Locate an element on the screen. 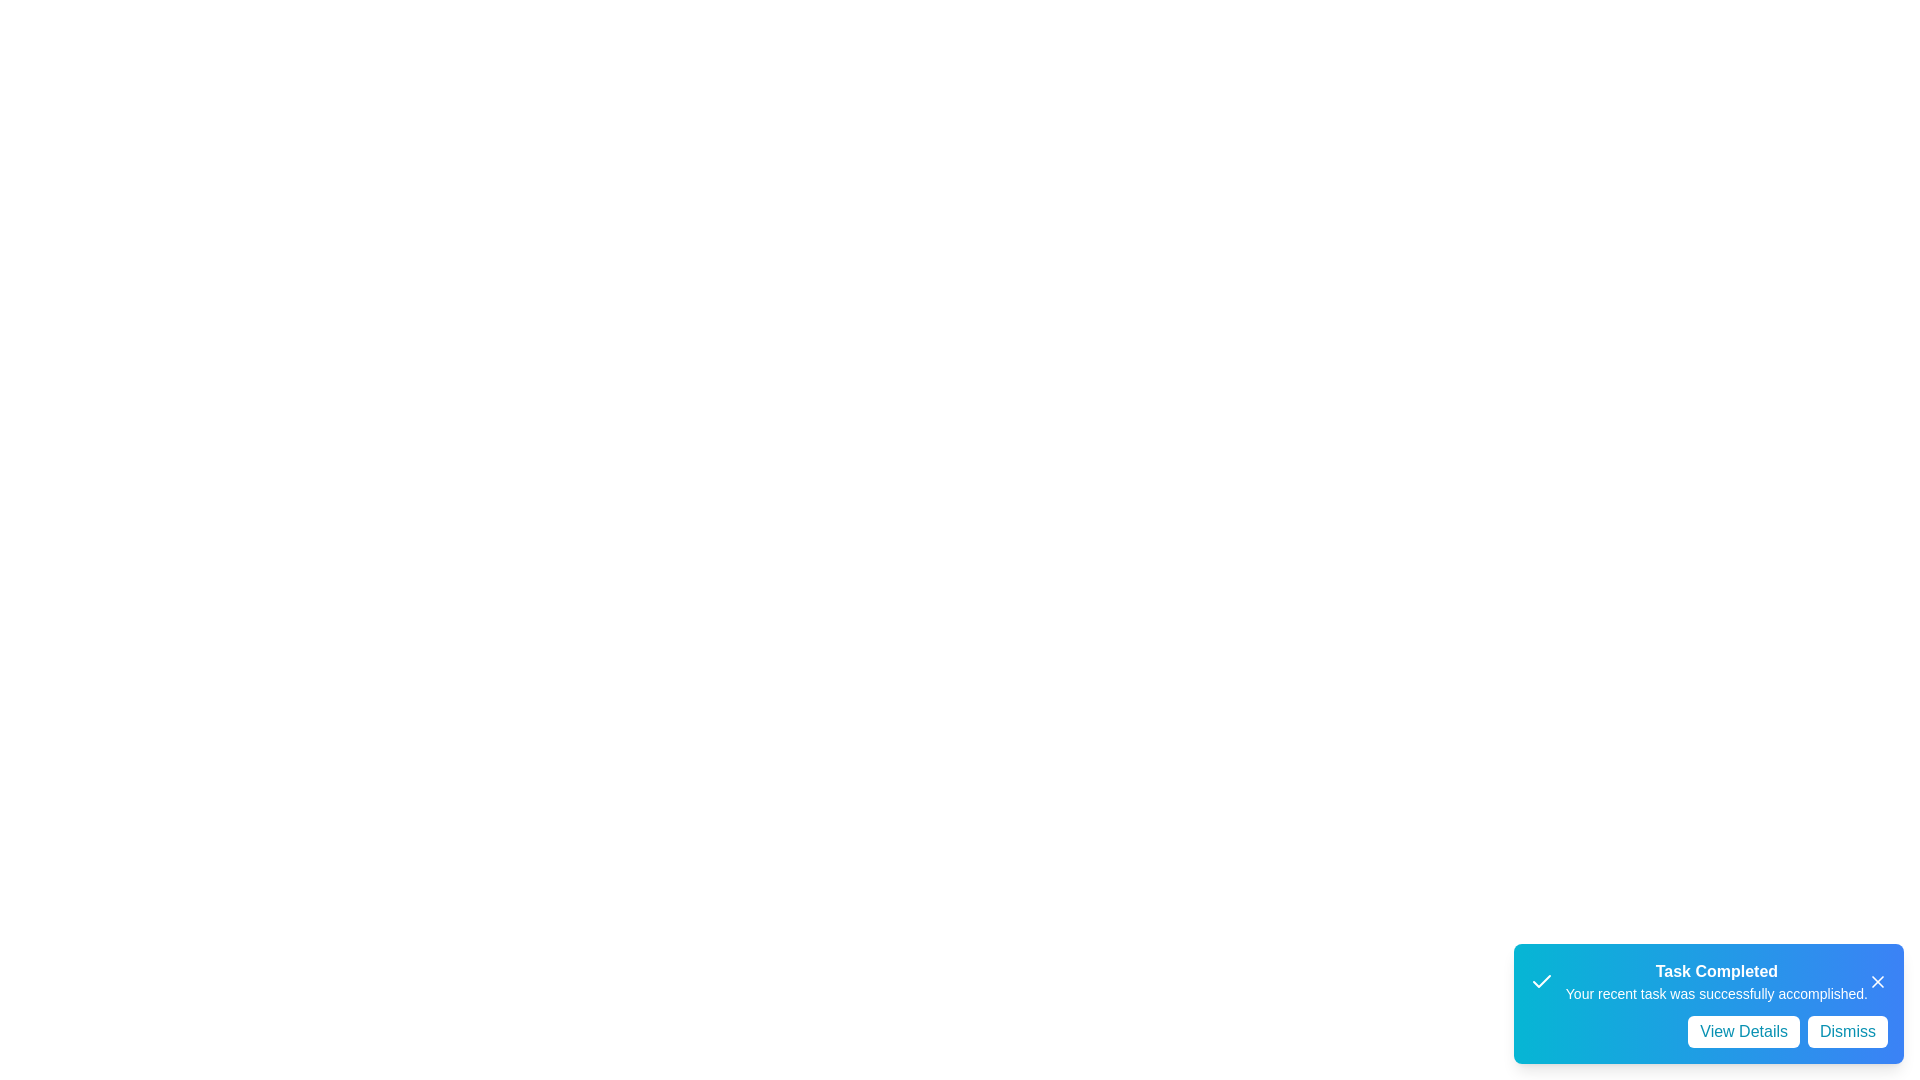  the completion confirmation icon located in the bottom-right corner of the interface is located at coordinates (1540, 981).